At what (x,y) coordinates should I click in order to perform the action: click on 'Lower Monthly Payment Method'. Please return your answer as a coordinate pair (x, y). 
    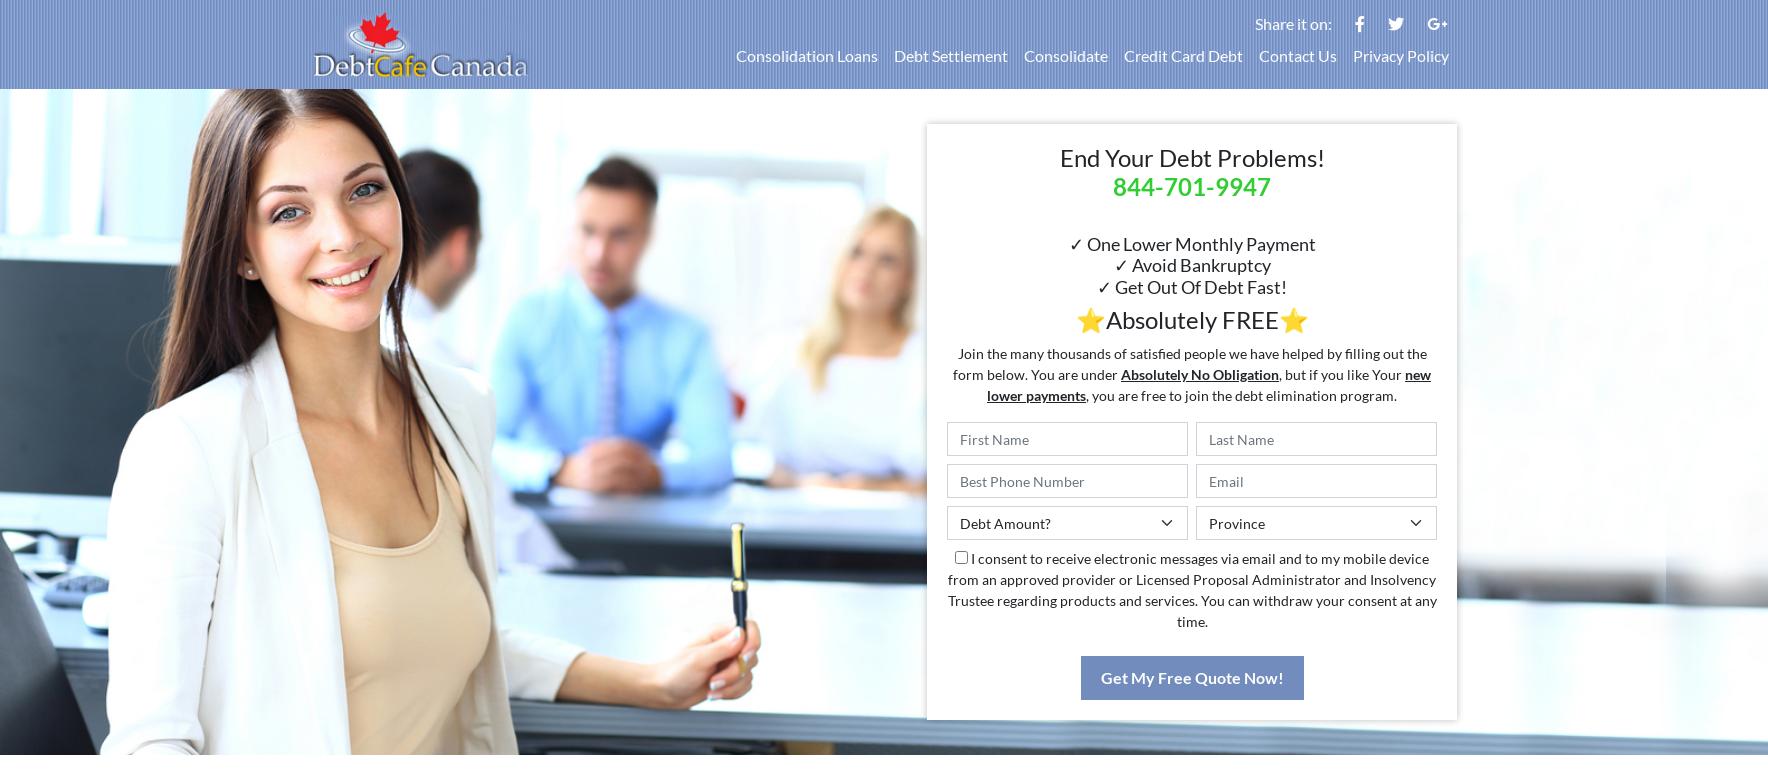
    Looking at the image, I should click on (979, 708).